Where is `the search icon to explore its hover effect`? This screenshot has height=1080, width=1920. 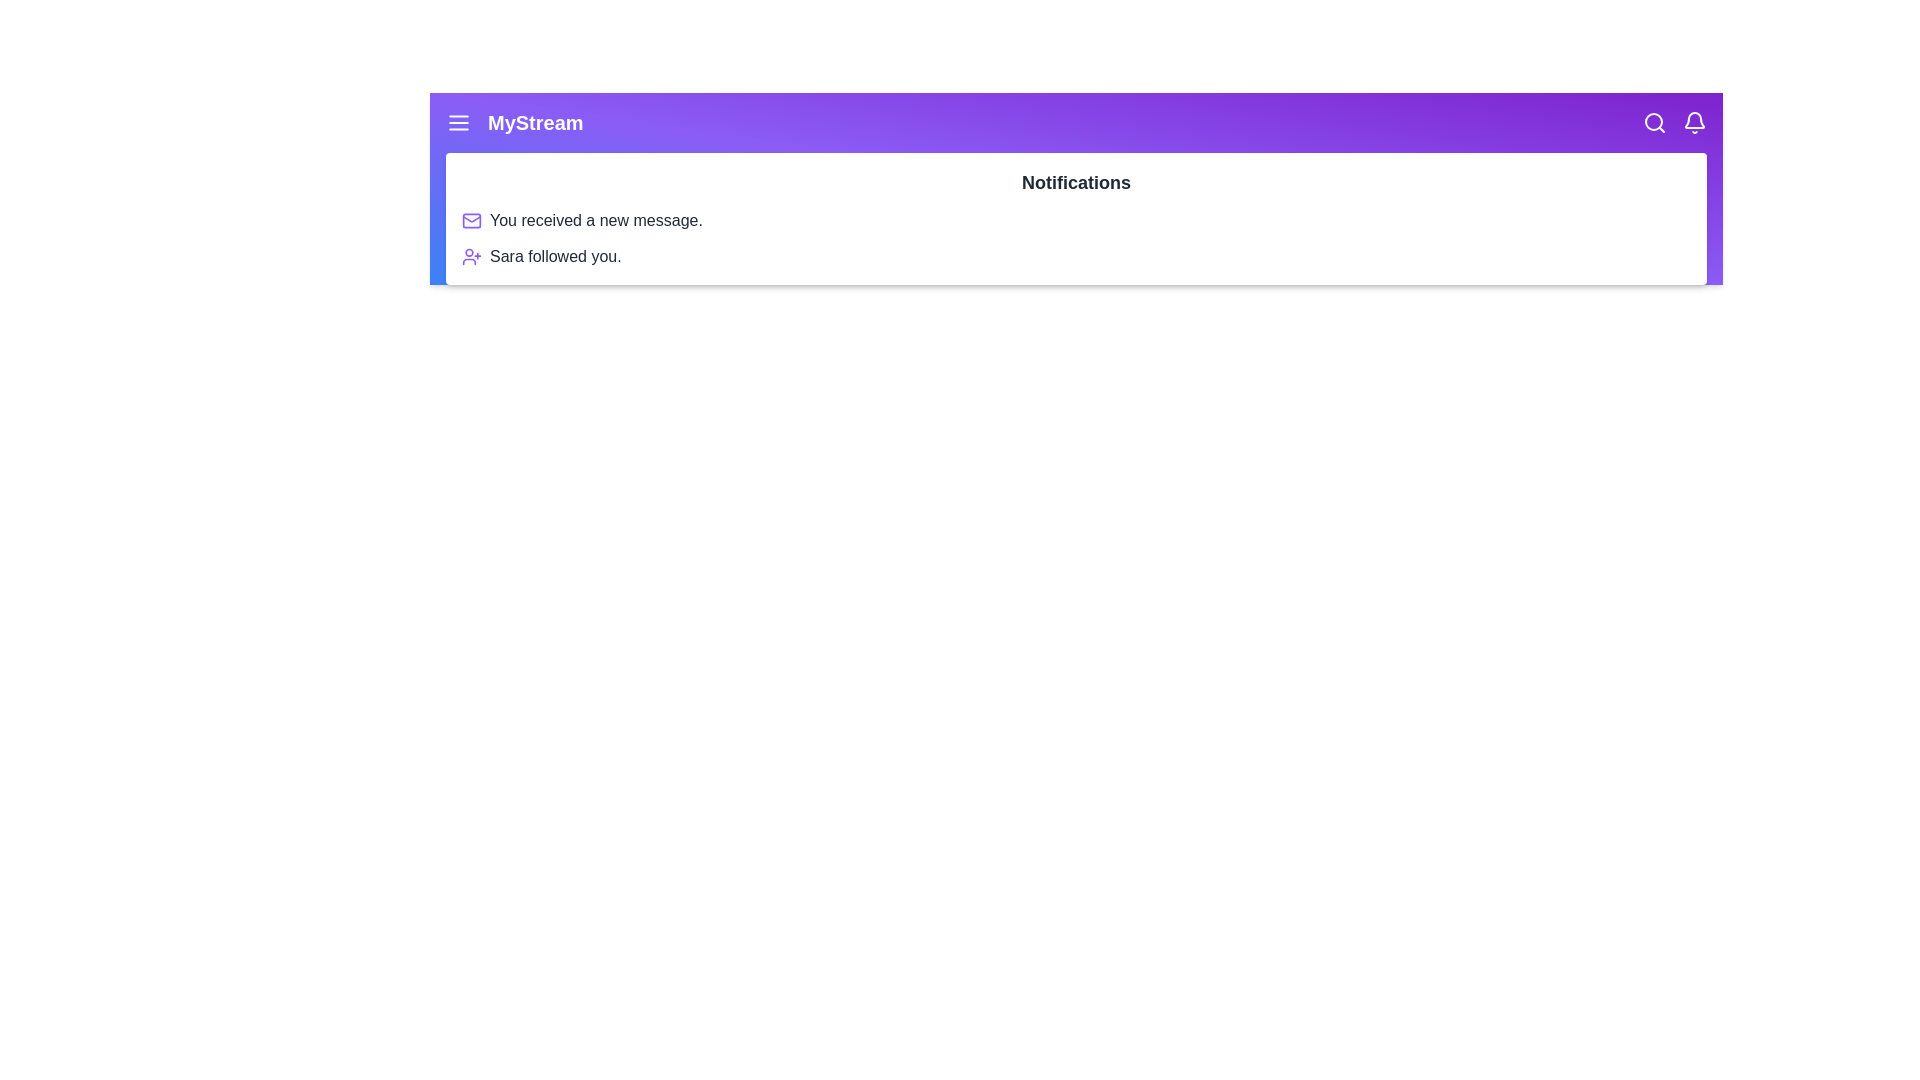 the search icon to explore its hover effect is located at coordinates (1655, 123).